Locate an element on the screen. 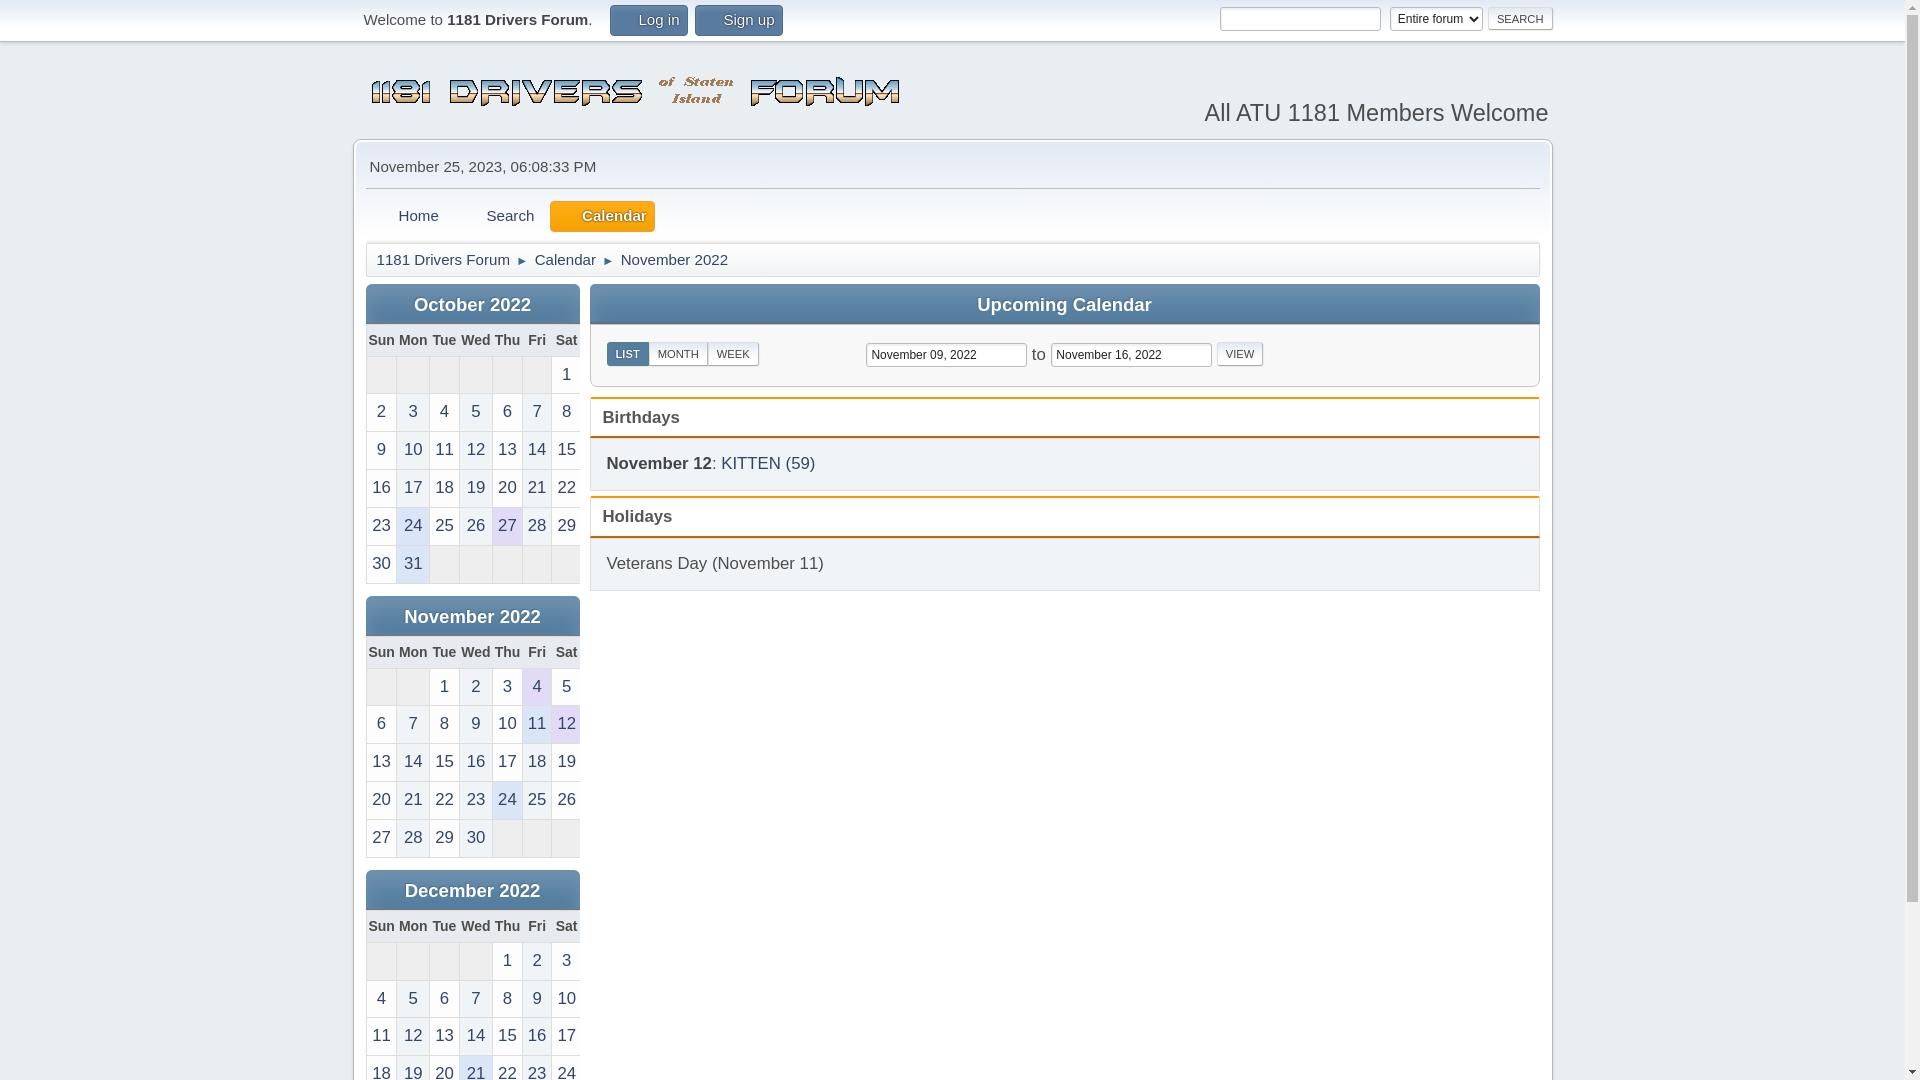  '7' is located at coordinates (523, 411).